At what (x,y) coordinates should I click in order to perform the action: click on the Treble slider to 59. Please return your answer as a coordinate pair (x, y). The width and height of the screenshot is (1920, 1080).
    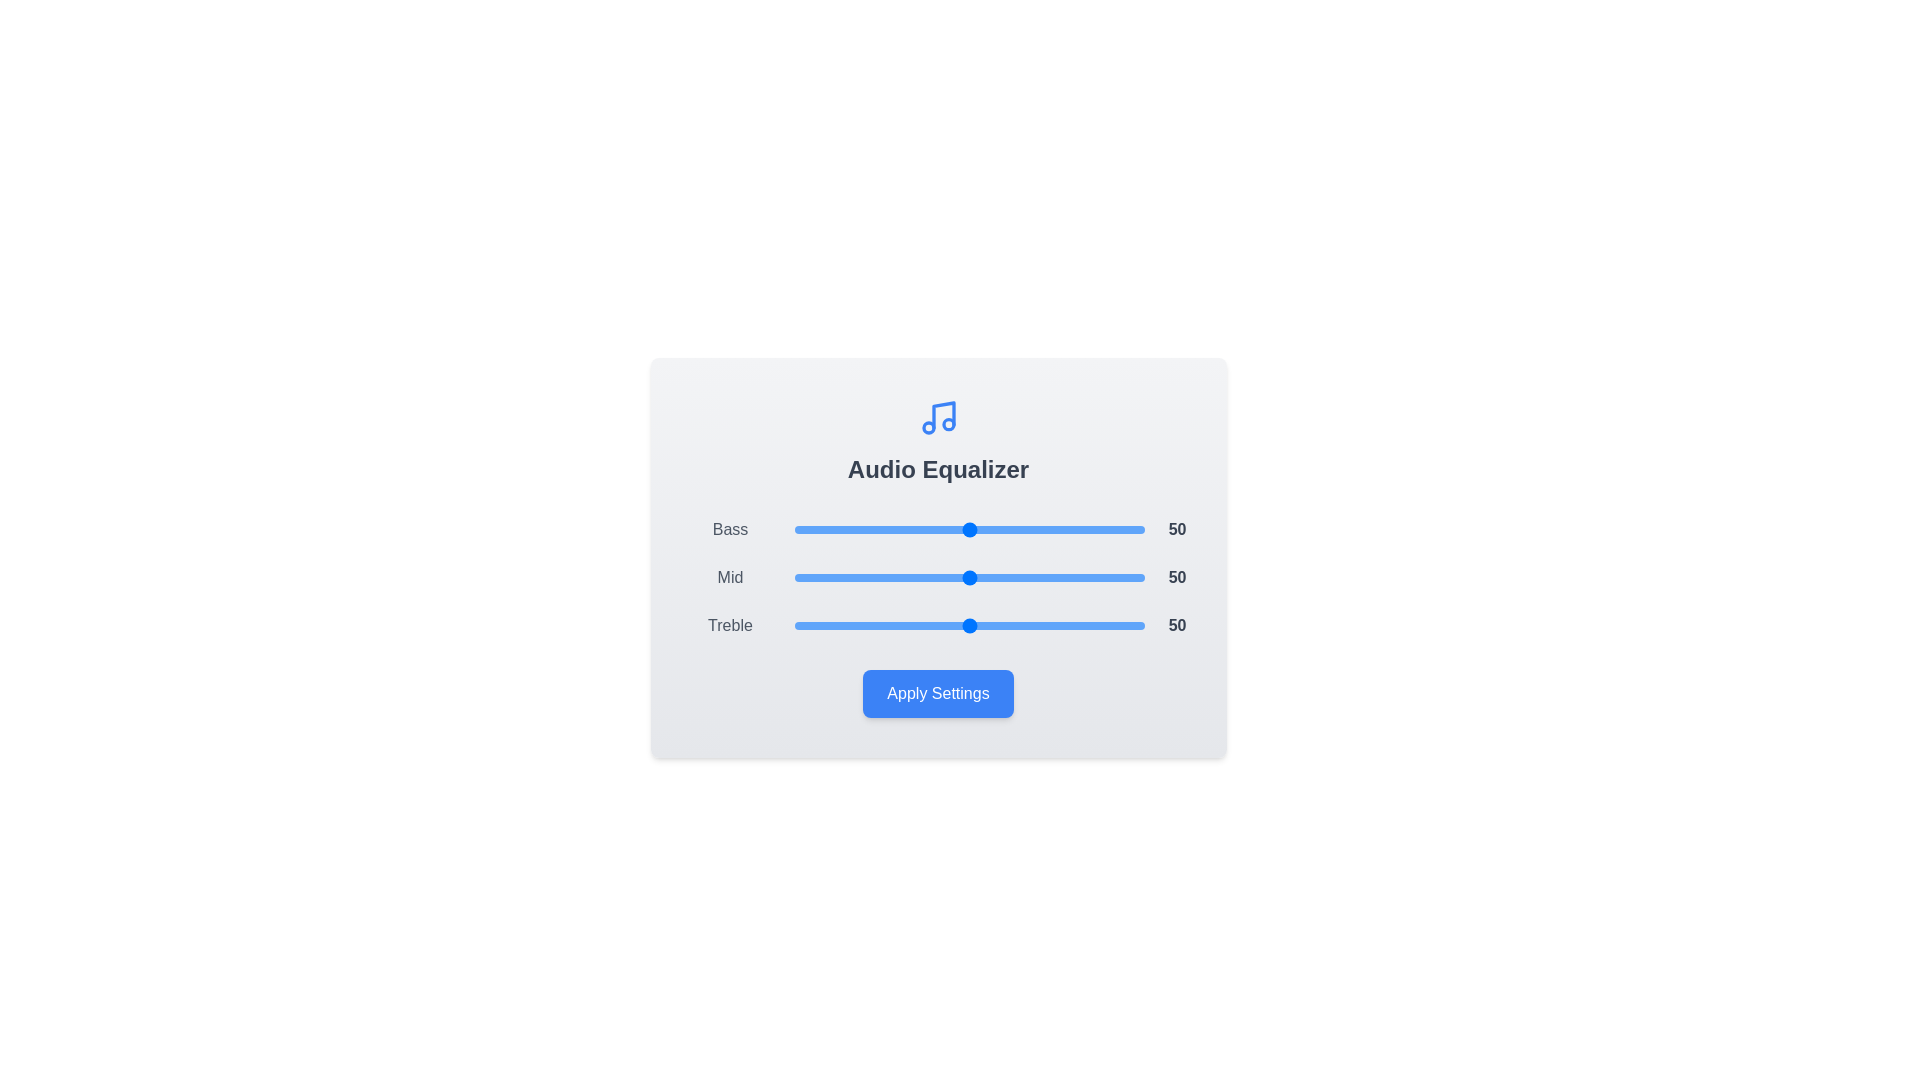
    Looking at the image, I should click on (1001, 624).